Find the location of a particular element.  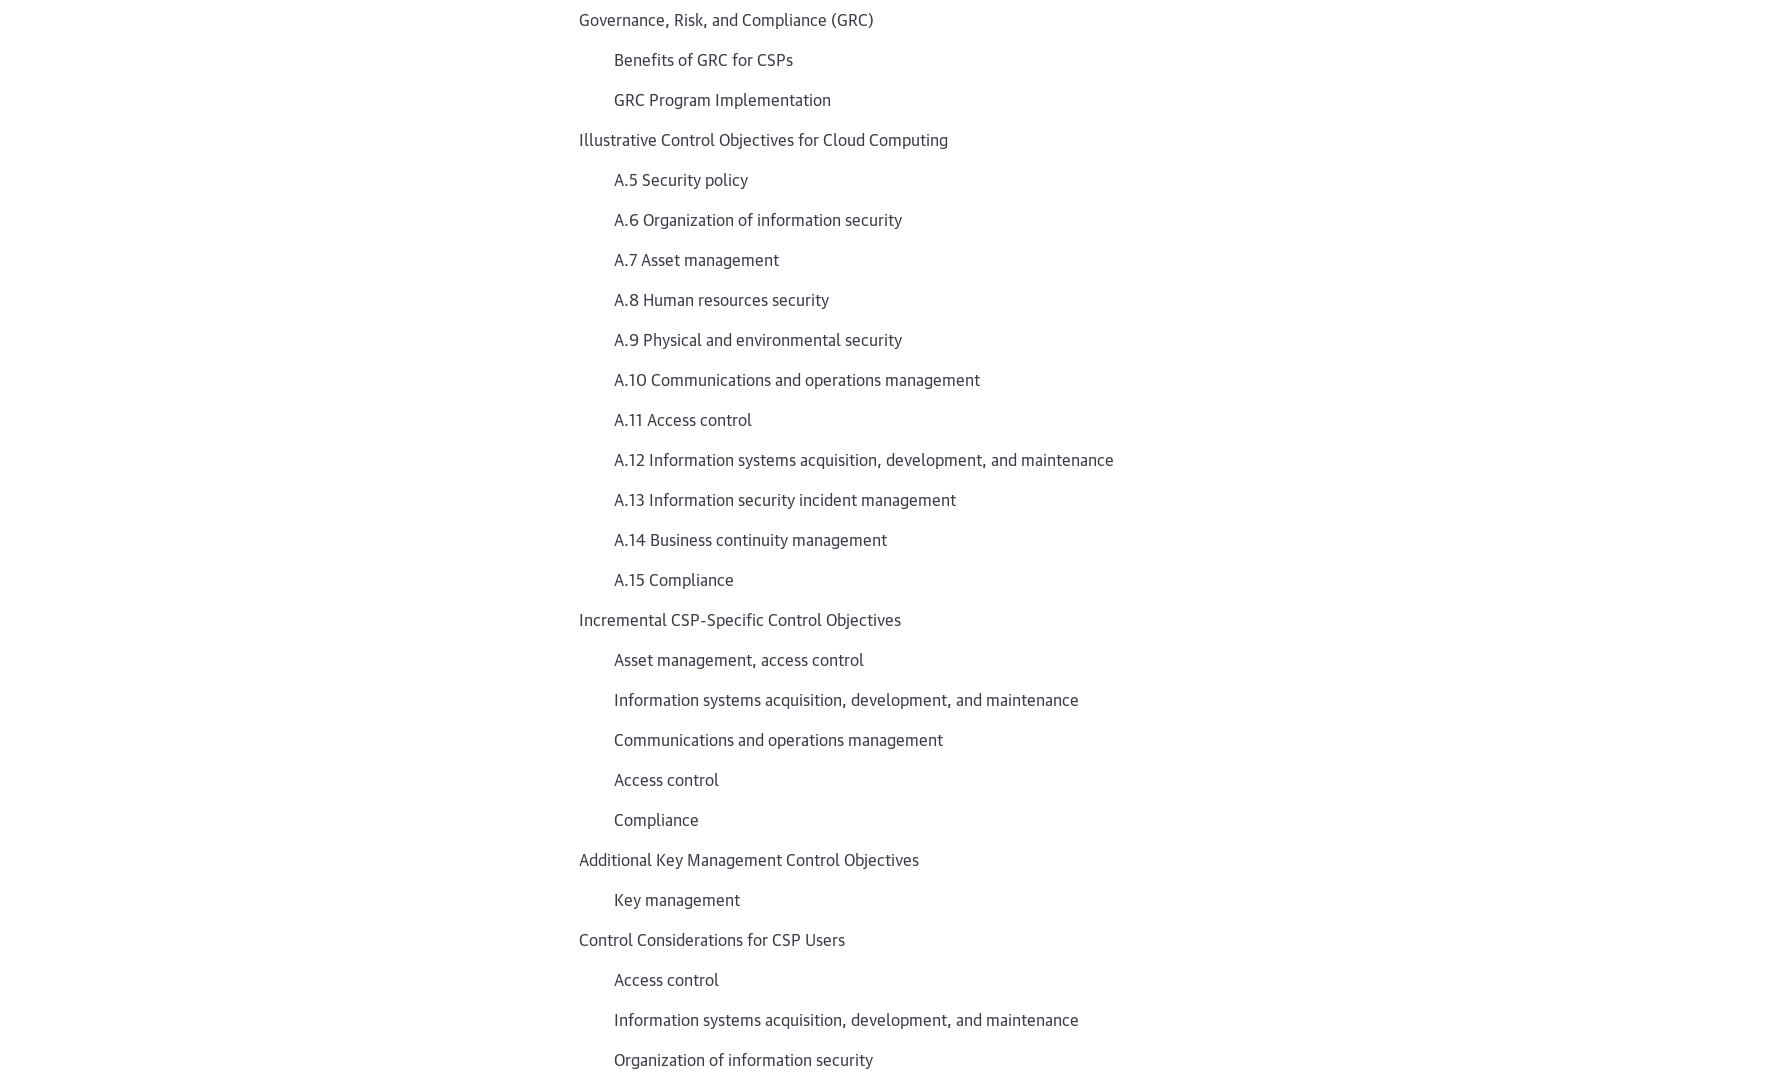

'A.12 Information systems acquisition, development, and maintenance' is located at coordinates (864, 457).